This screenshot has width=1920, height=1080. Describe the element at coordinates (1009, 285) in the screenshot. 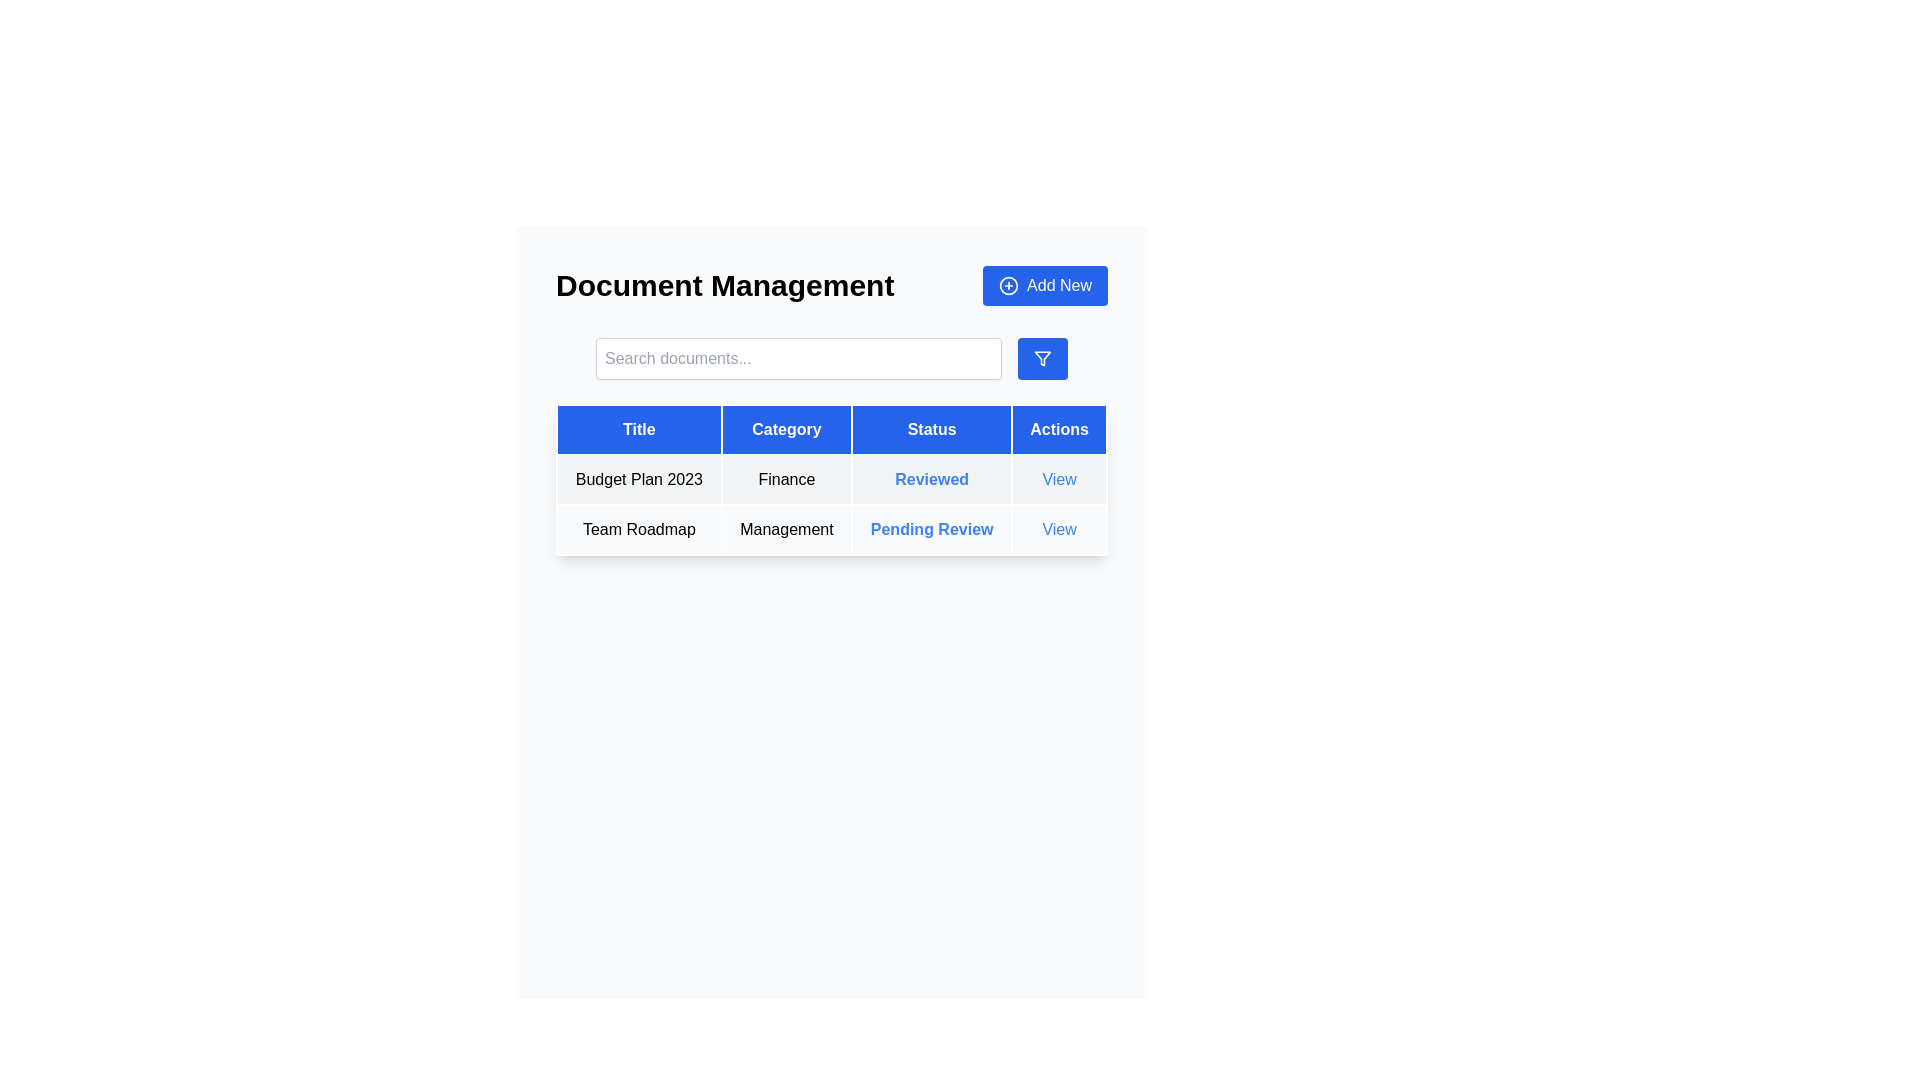

I see `the SVG circle graphic element that forms the circular border within the 'Add New' button icon, which is blue and resembles a plus inside a circle` at that location.